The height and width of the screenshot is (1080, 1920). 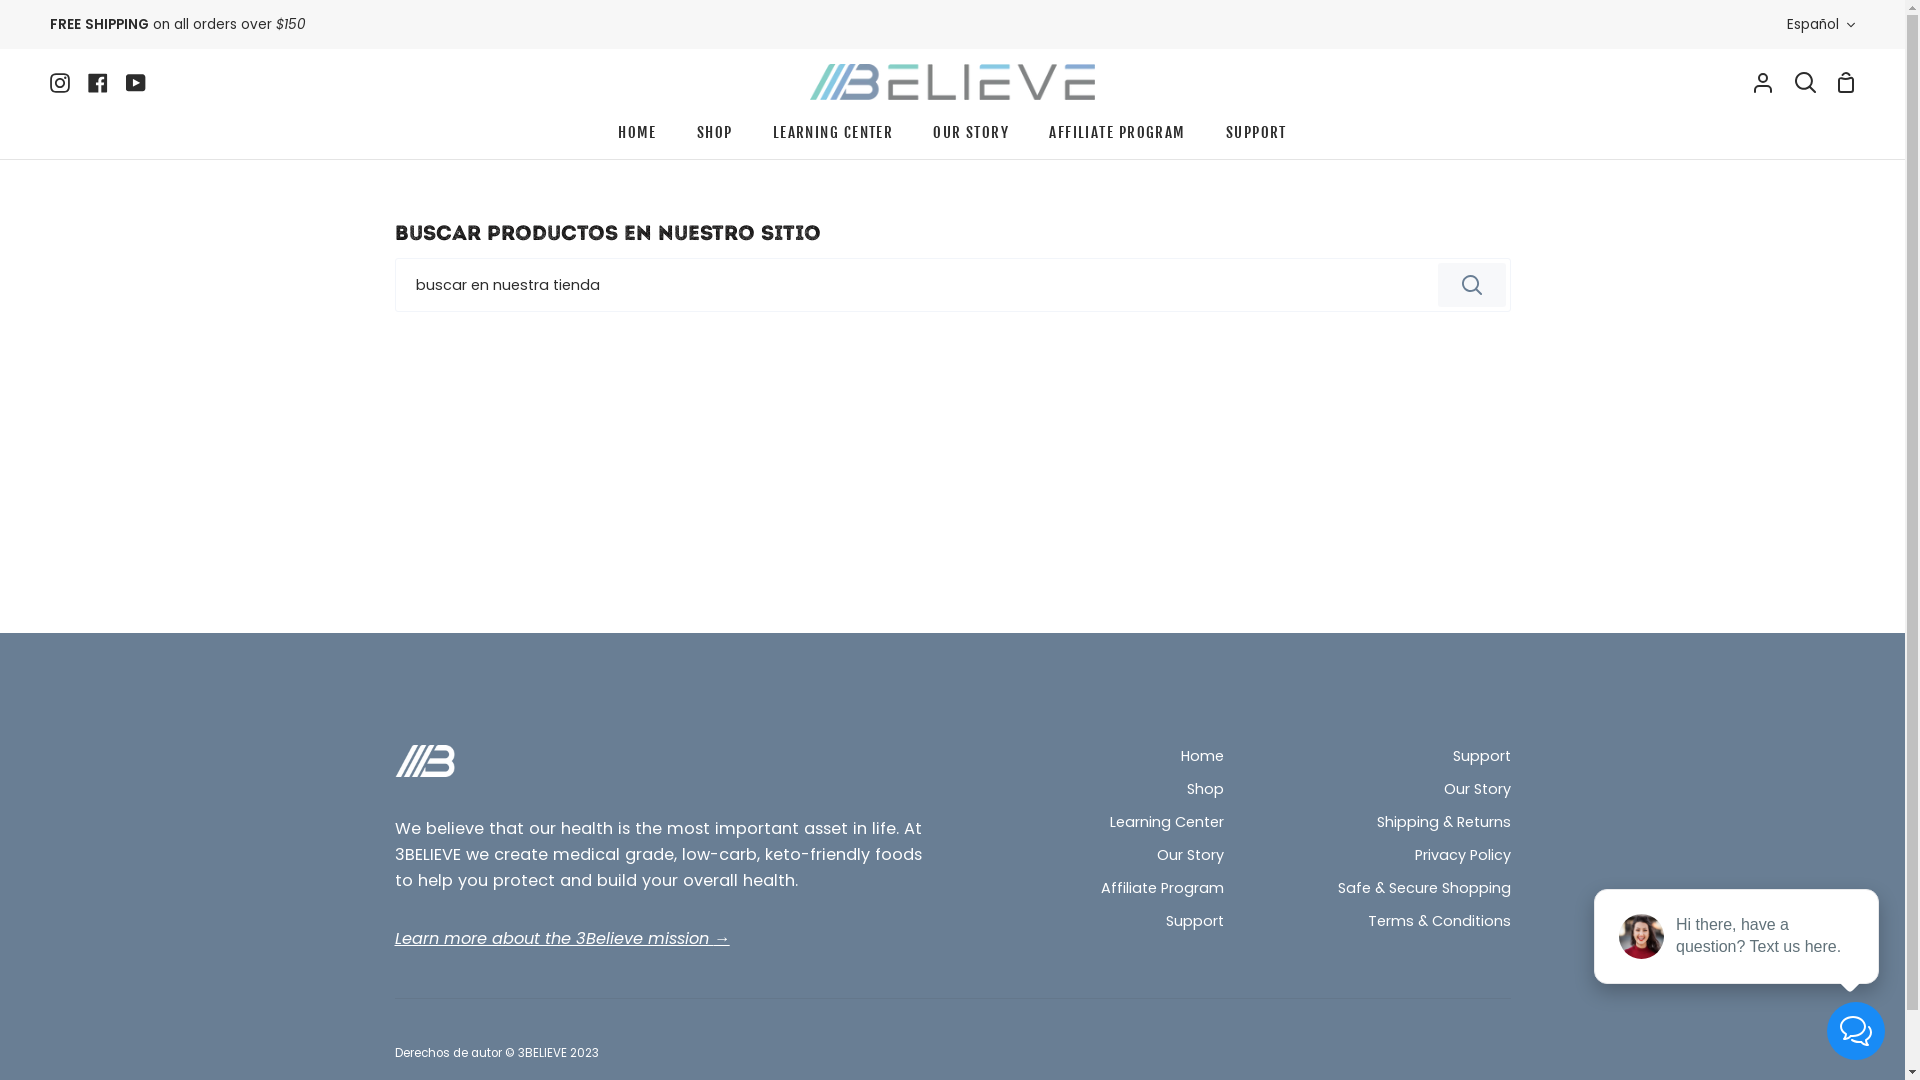 What do you see at coordinates (1462, 855) in the screenshot?
I see `'Privacy Policy'` at bounding box center [1462, 855].